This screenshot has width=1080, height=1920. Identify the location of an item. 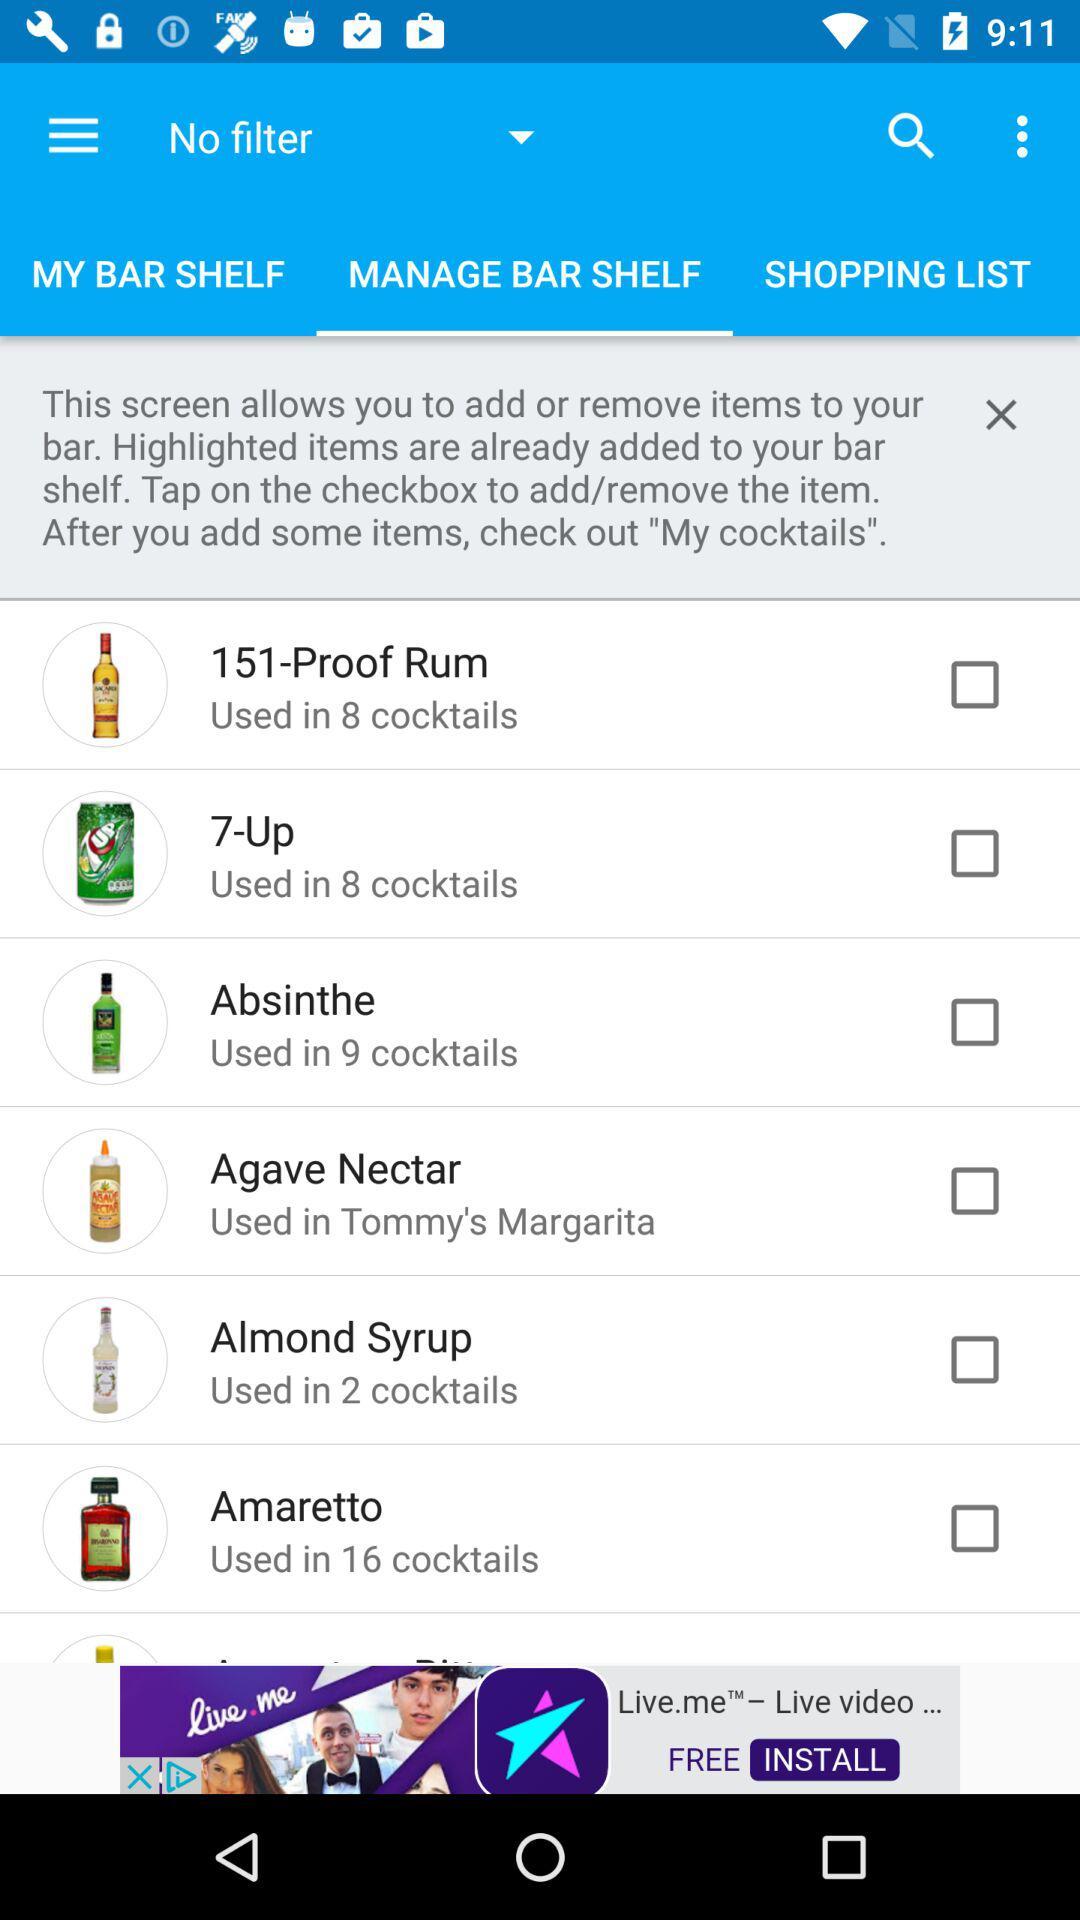
(995, 684).